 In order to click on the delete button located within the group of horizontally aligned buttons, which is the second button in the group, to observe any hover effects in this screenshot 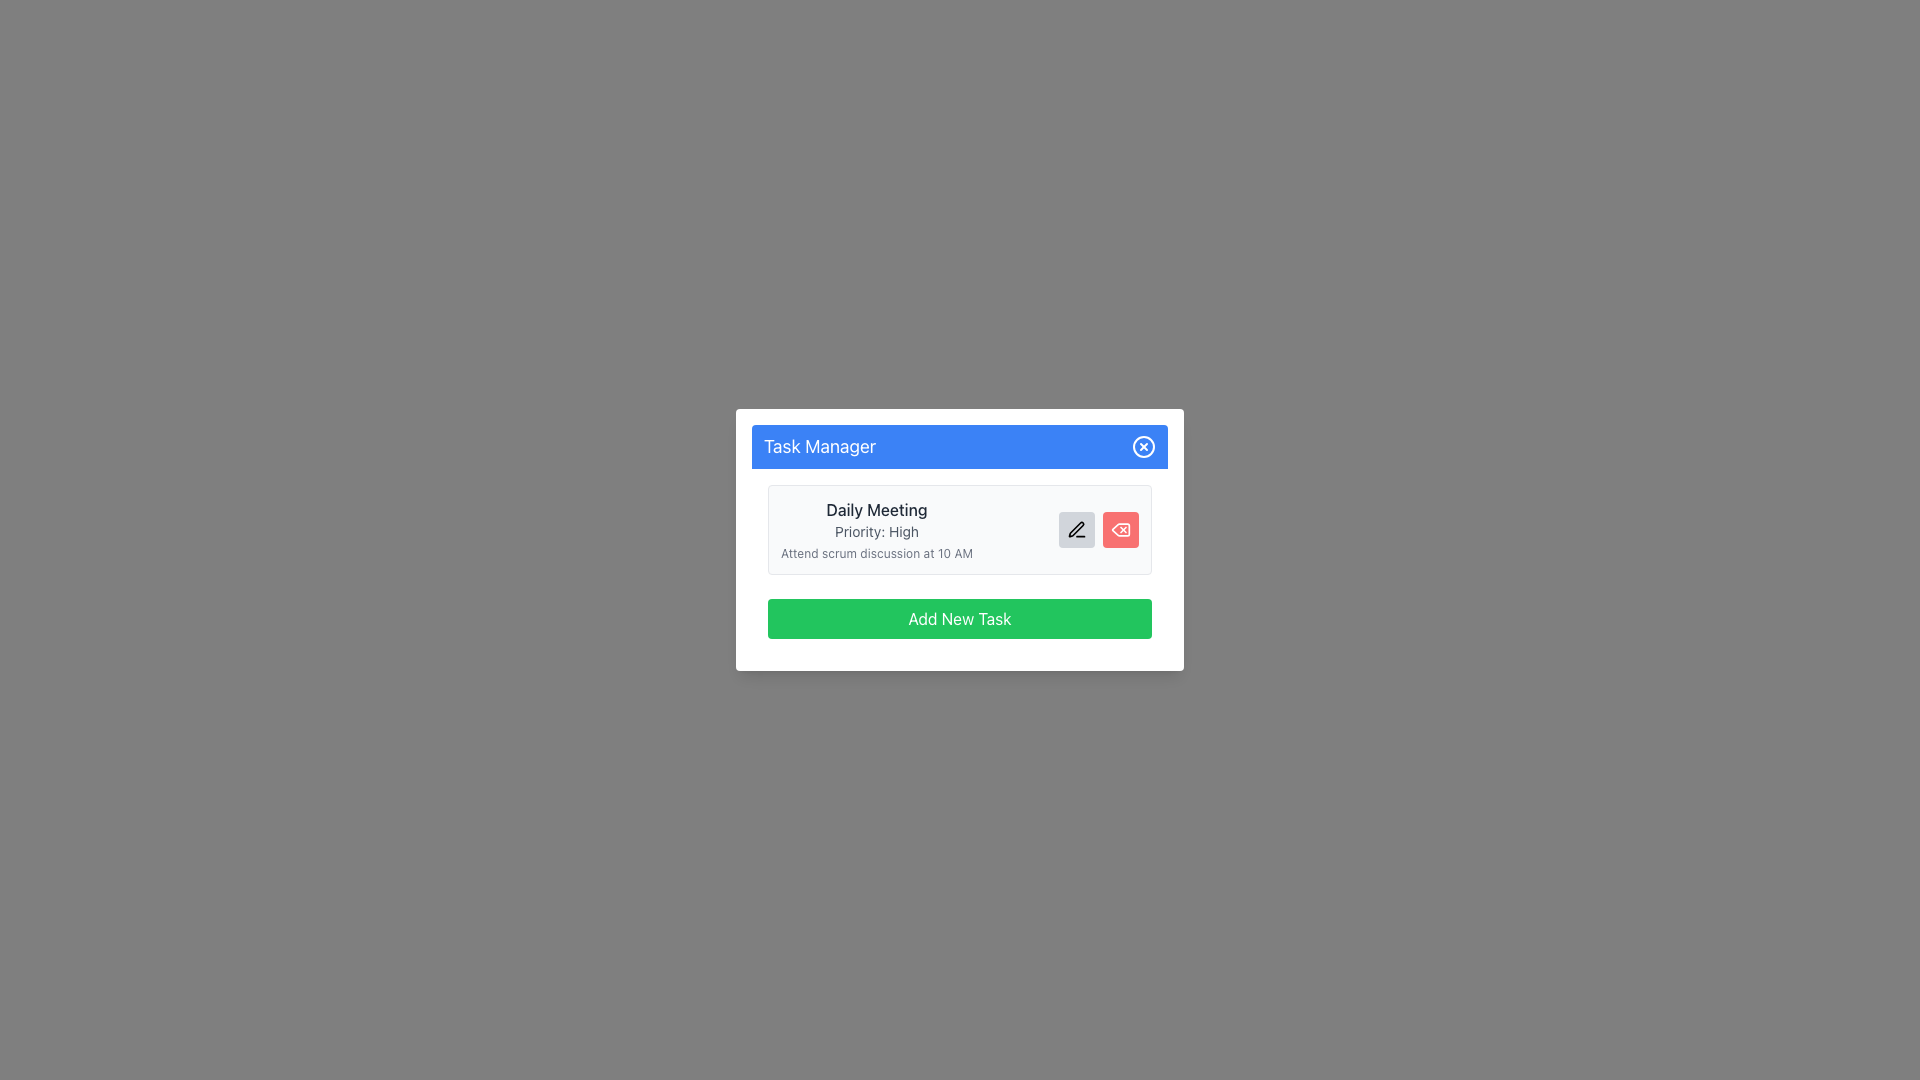, I will do `click(1121, 528)`.